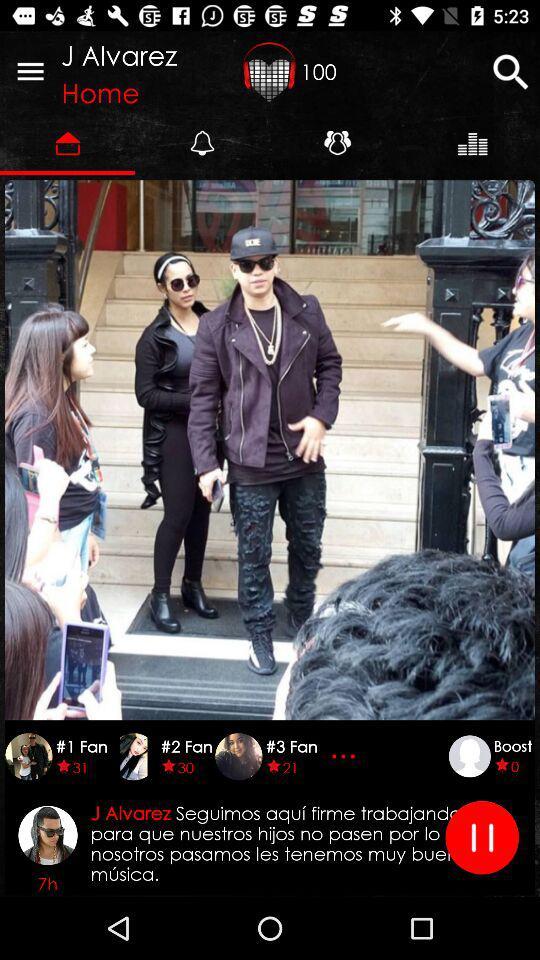  What do you see at coordinates (29, 71) in the screenshot?
I see `menu option` at bounding box center [29, 71].